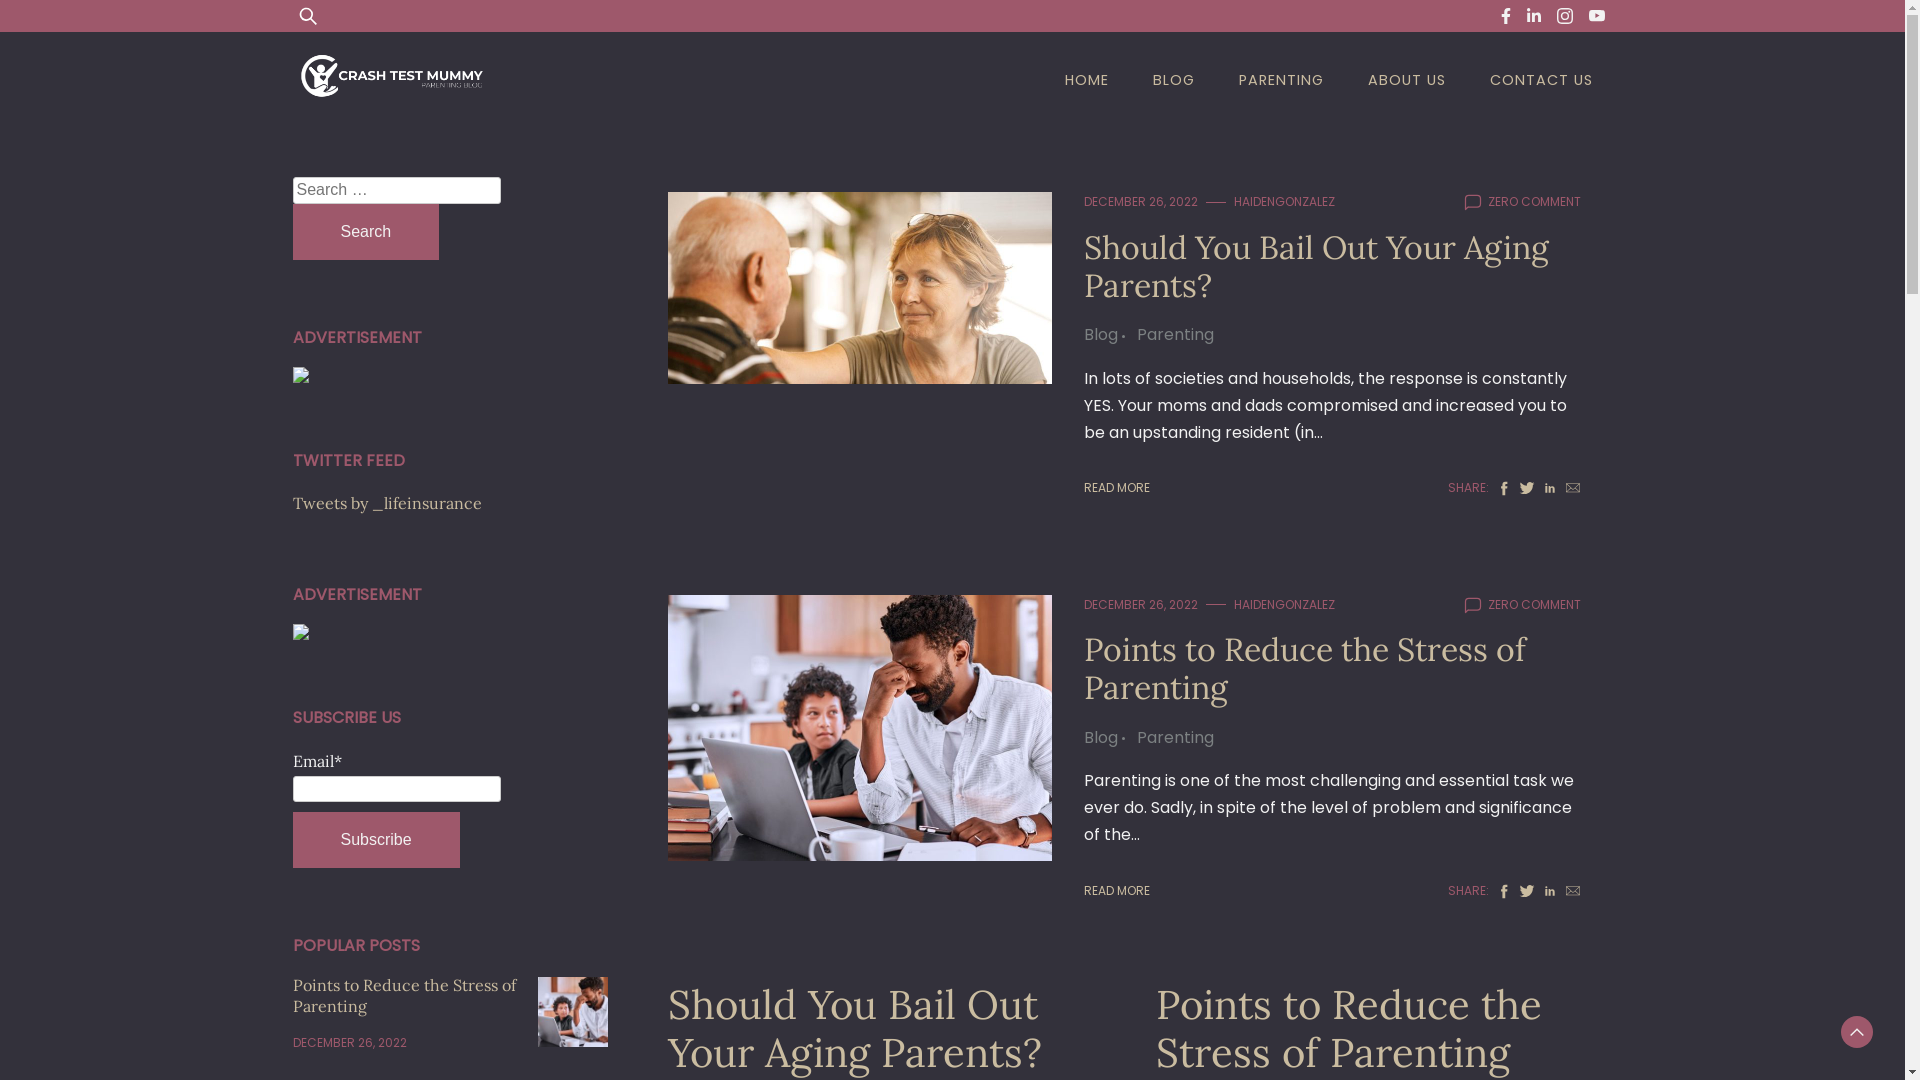 The width and height of the screenshot is (1920, 1080). What do you see at coordinates (1405, 79) in the screenshot?
I see `'ABOUT US'` at bounding box center [1405, 79].